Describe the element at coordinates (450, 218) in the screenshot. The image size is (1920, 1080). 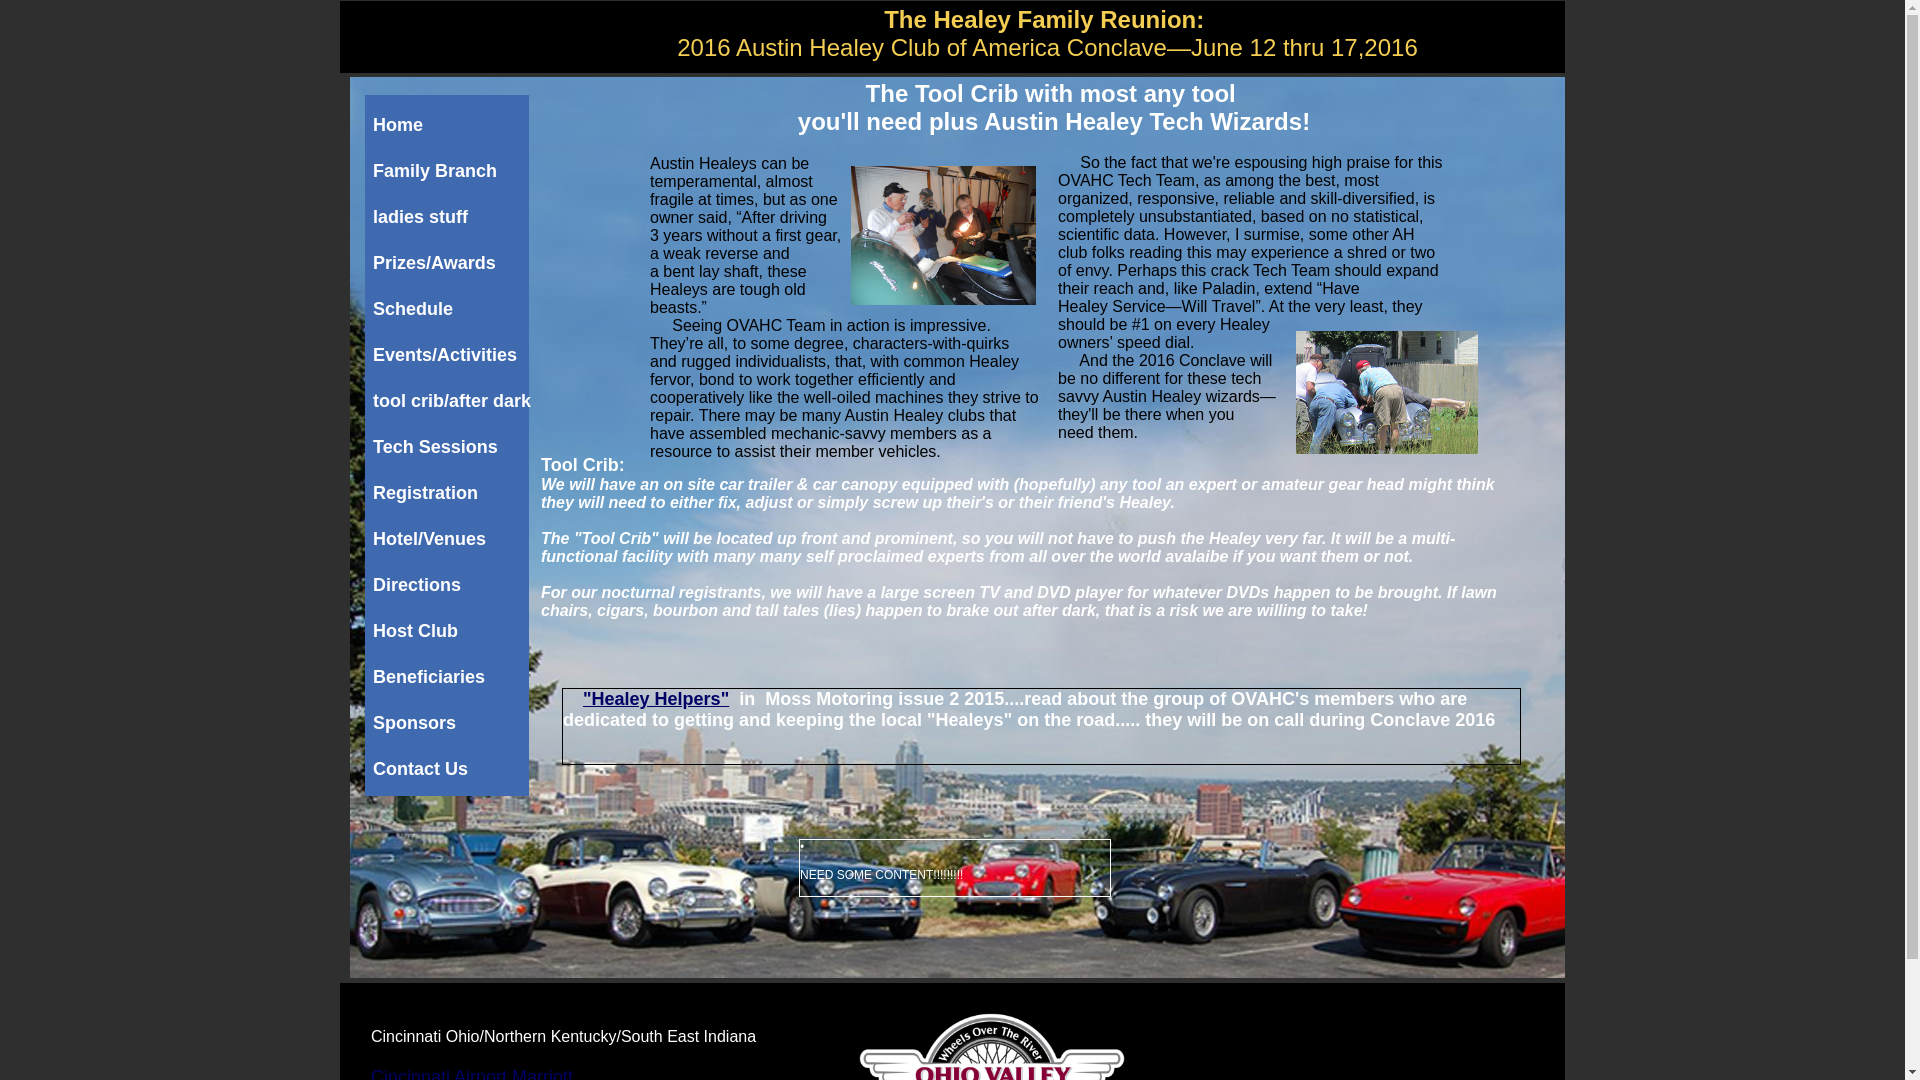
I see `'ladies stuff'` at that location.